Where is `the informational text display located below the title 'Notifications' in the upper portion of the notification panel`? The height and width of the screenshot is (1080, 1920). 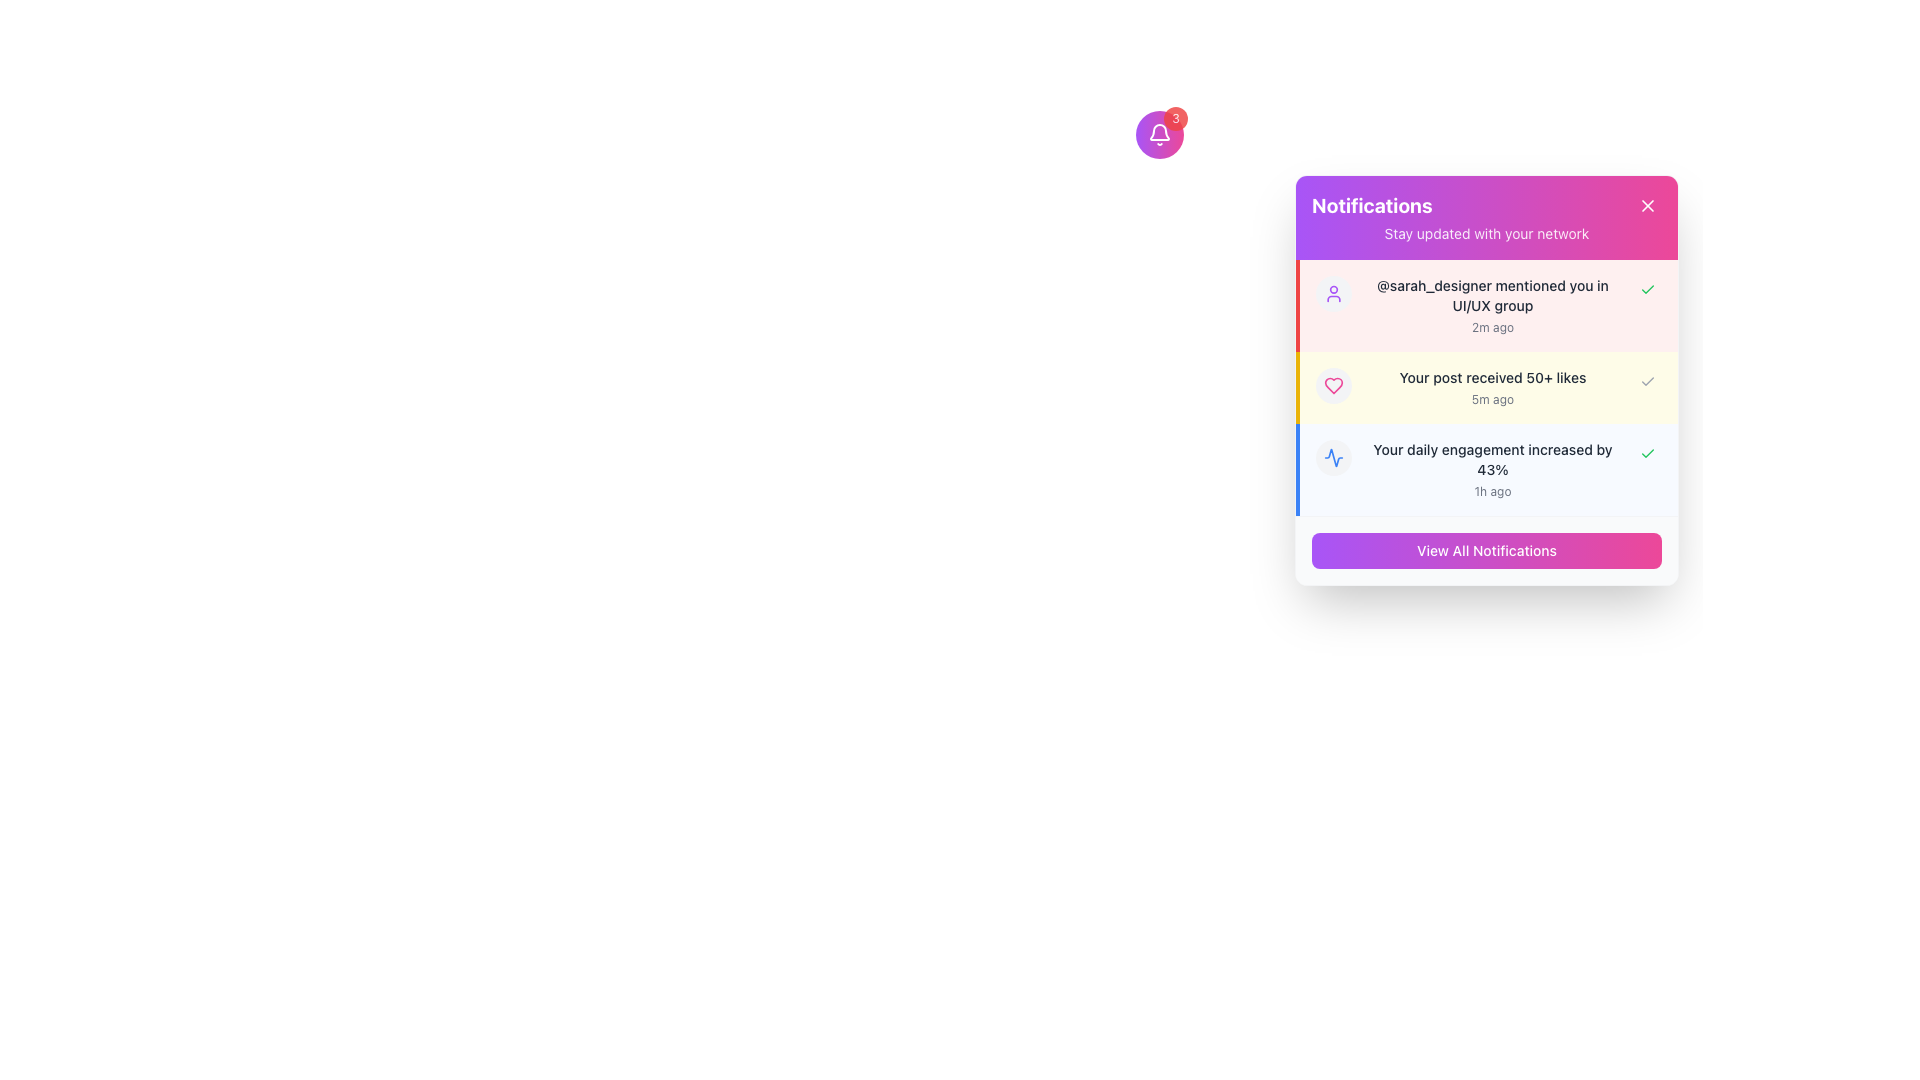 the informational text display located below the title 'Notifications' in the upper portion of the notification panel is located at coordinates (1487, 233).